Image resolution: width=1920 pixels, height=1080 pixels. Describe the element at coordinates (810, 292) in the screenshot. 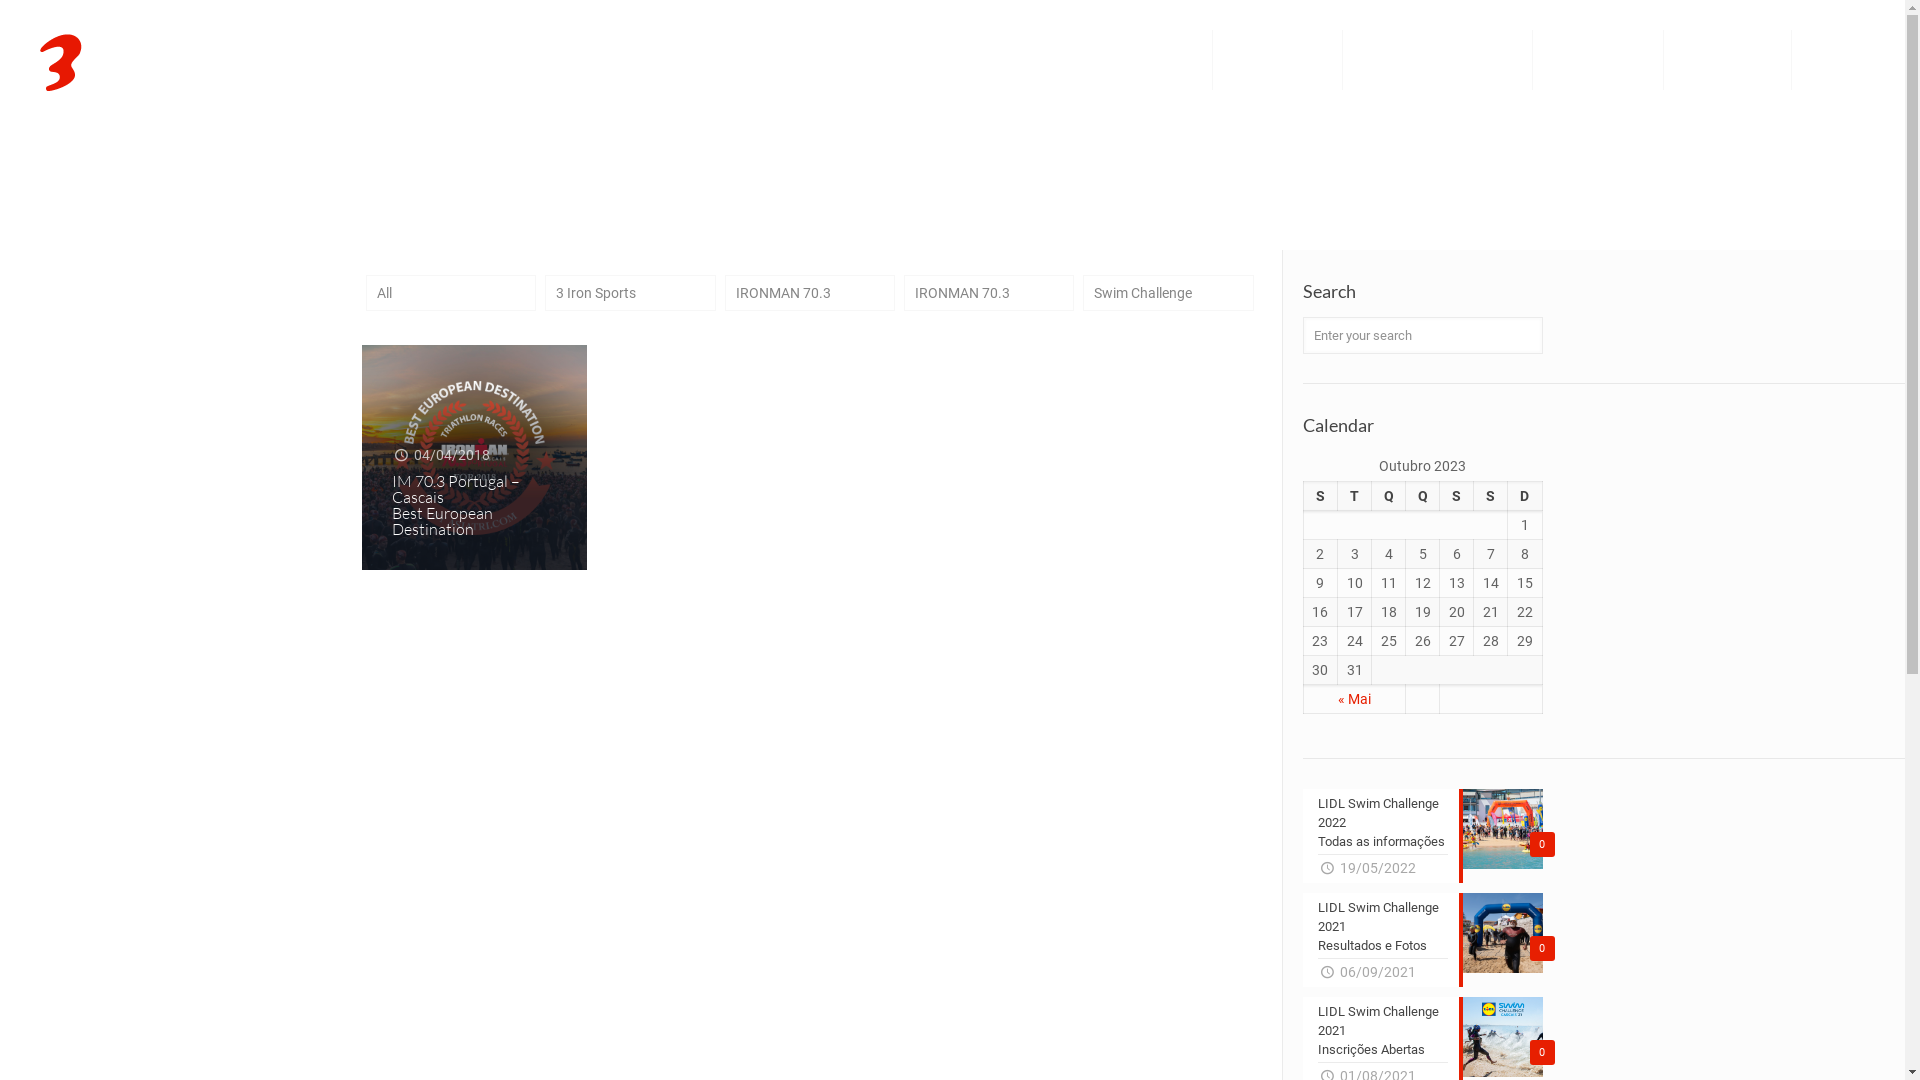

I see `'IRONMAN 70.3'` at that location.